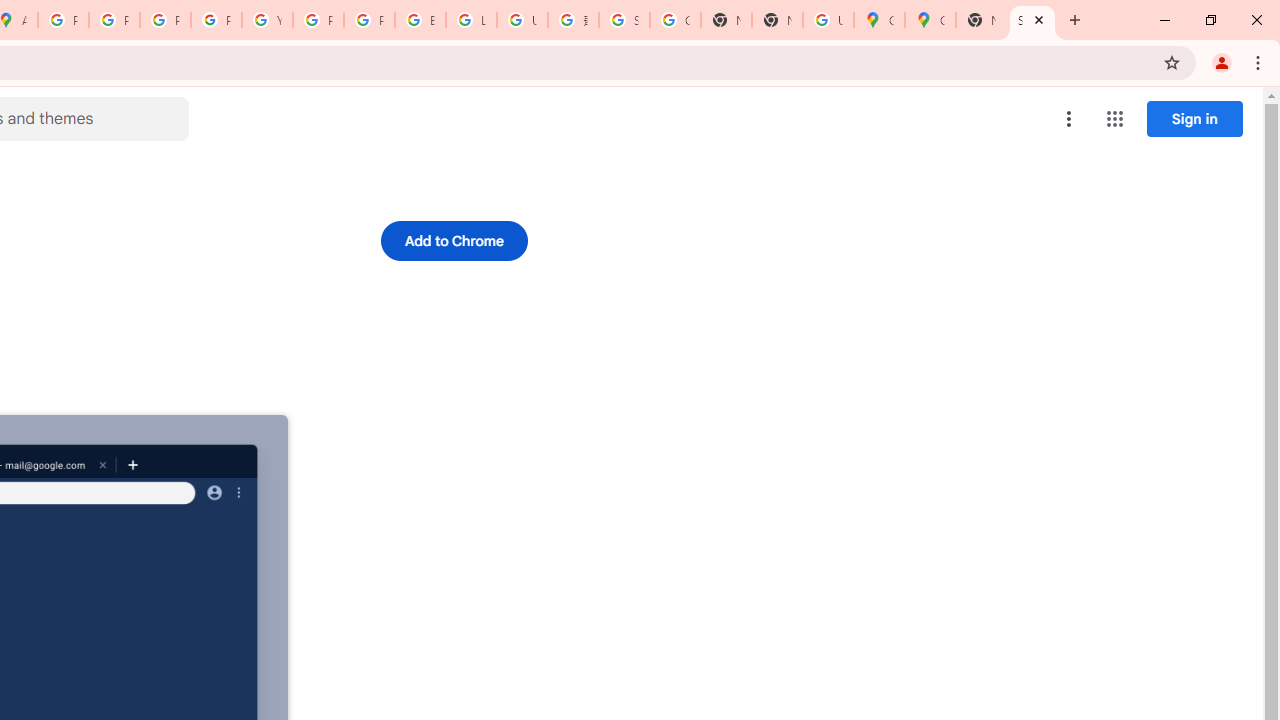 The width and height of the screenshot is (1280, 720). Describe the element at coordinates (981, 20) in the screenshot. I see `'New Tab'` at that location.